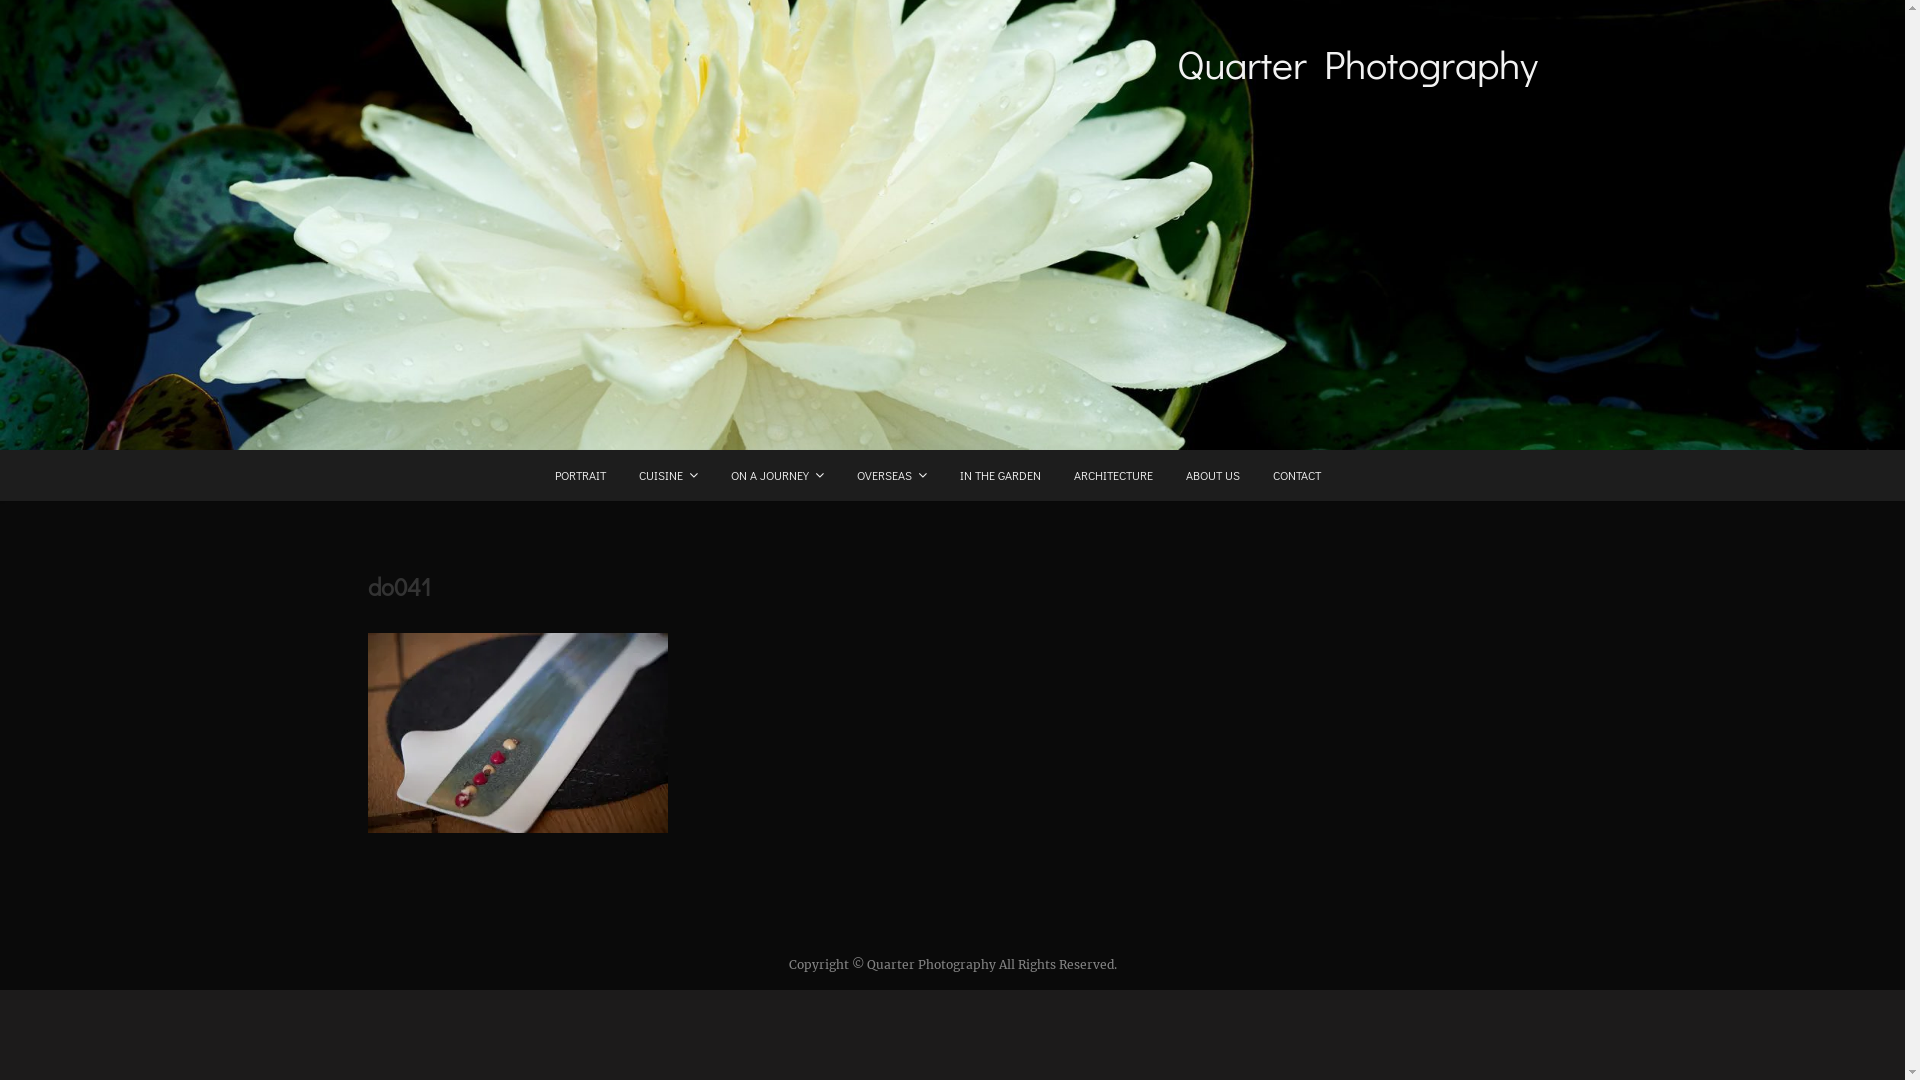  Describe the element at coordinates (668, 475) in the screenshot. I see `'CUISINE'` at that location.